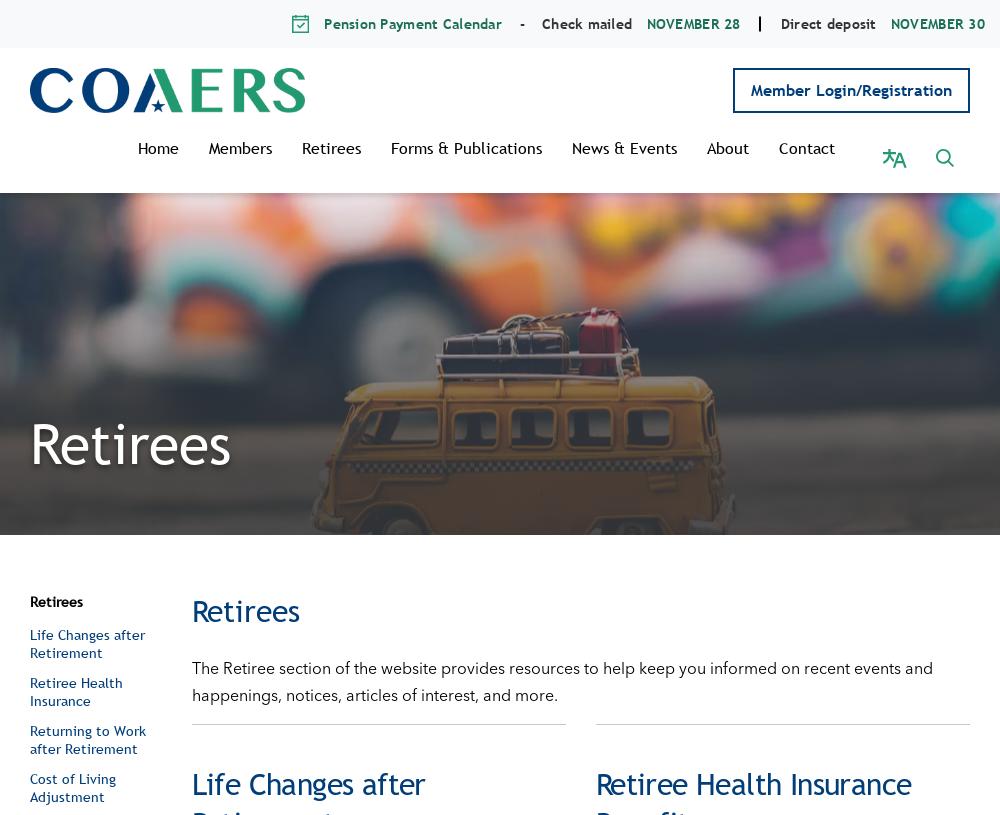 The width and height of the screenshot is (1000, 815). I want to click on 'November 30', so click(890, 22).